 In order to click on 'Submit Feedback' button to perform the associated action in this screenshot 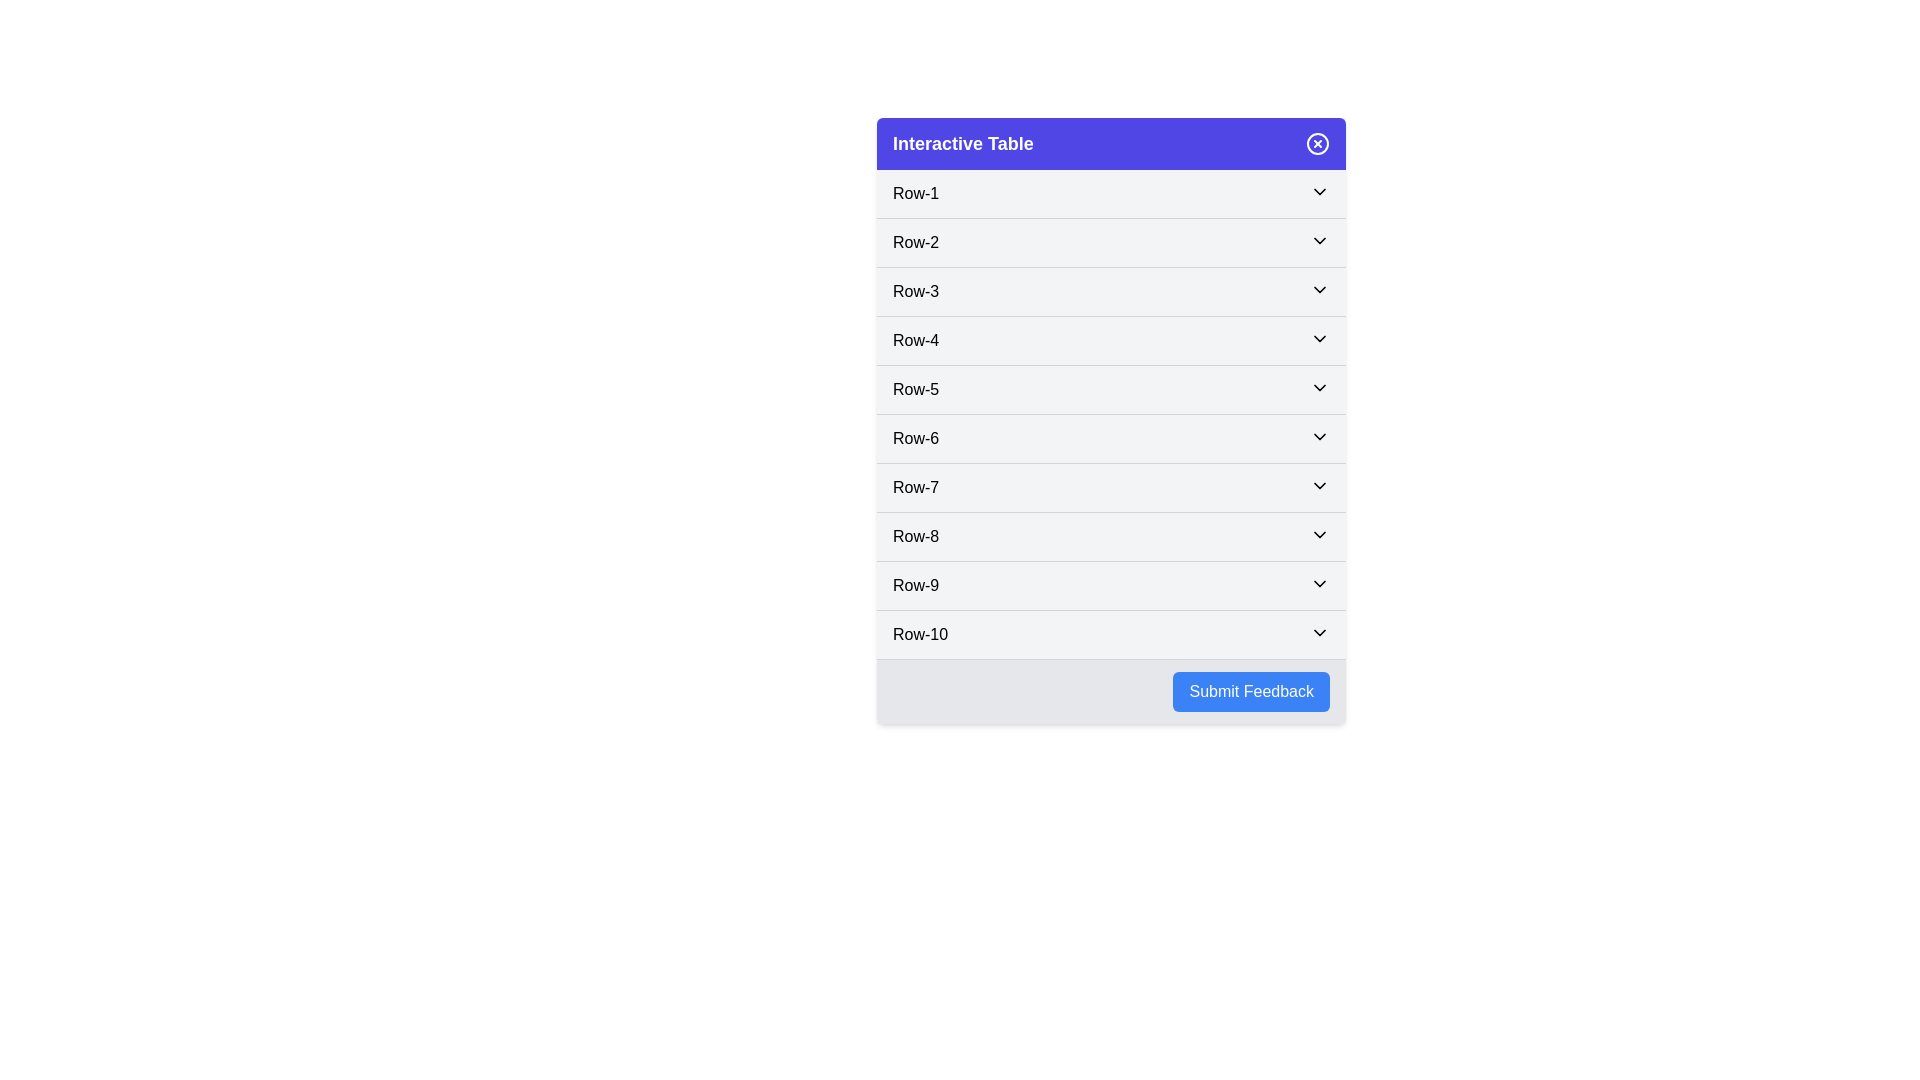, I will do `click(1250, 690)`.